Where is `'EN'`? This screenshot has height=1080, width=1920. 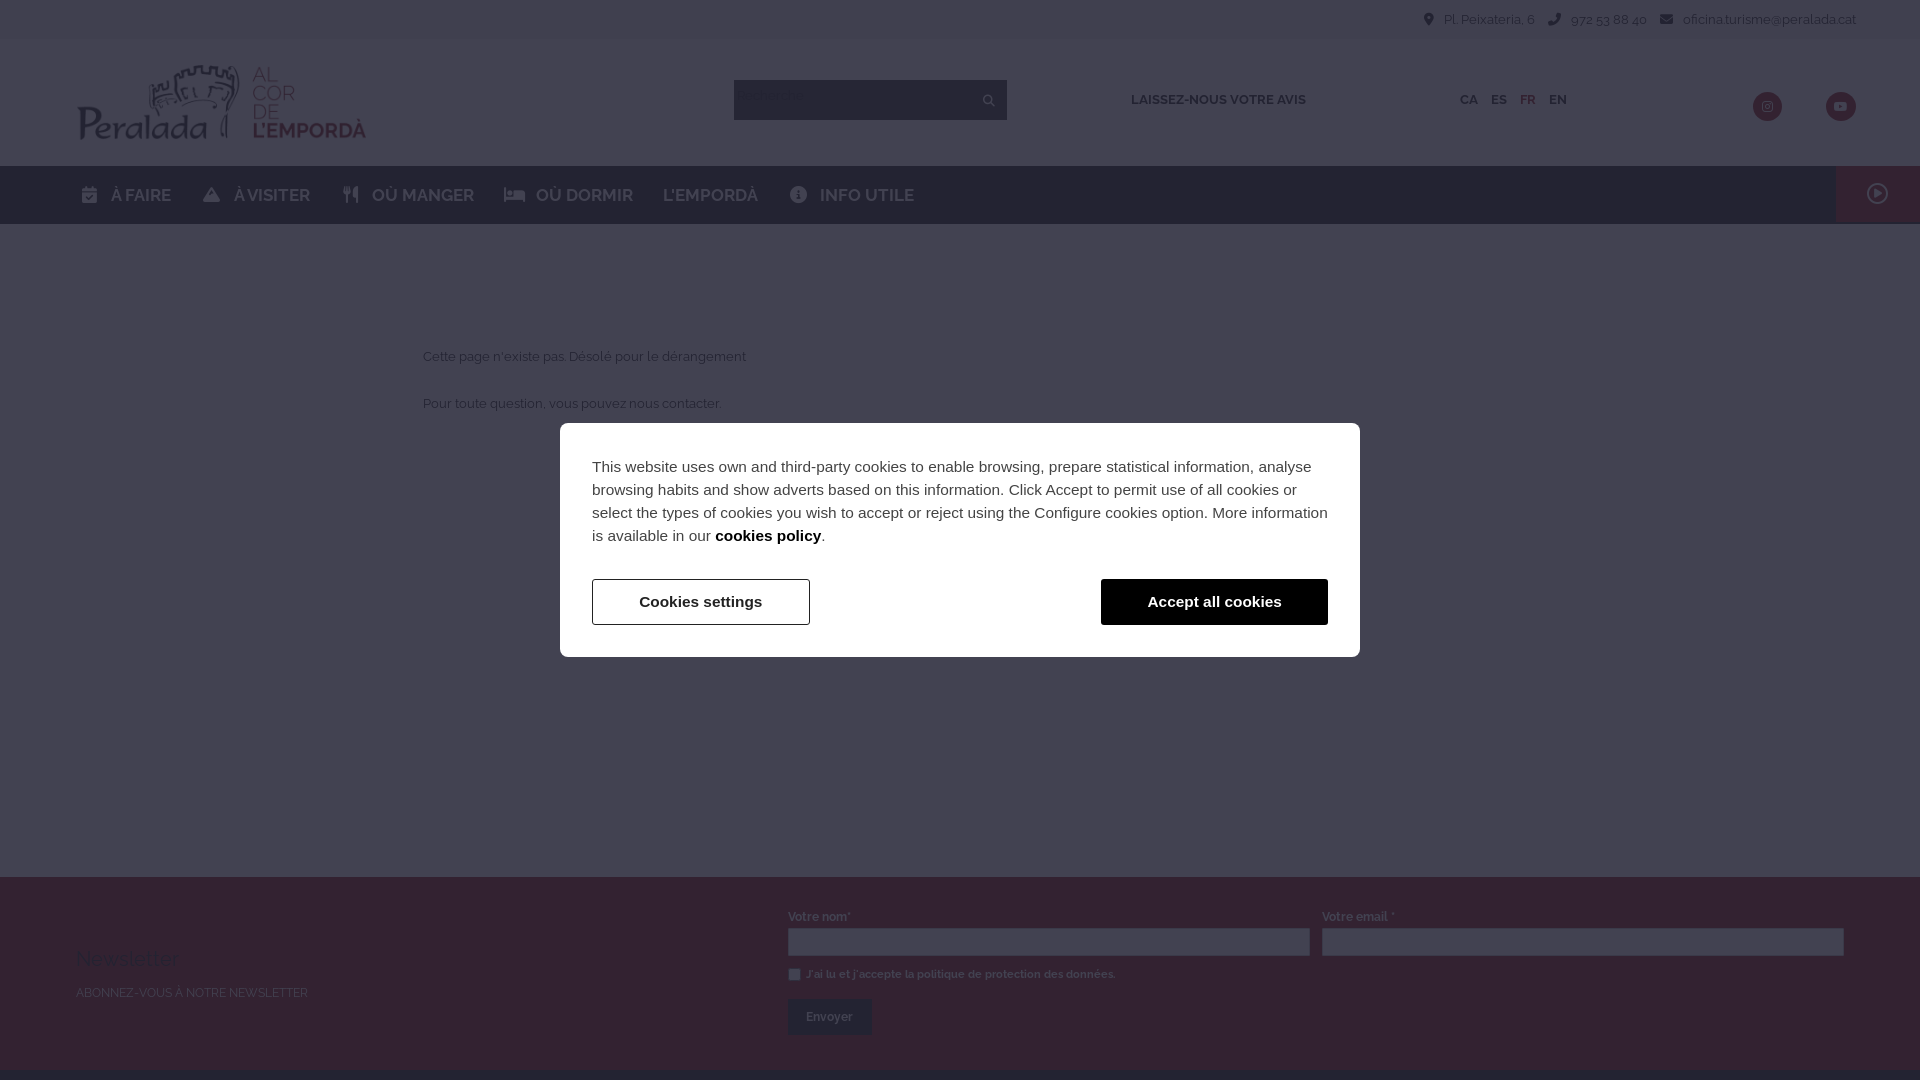 'EN' is located at coordinates (1557, 99).